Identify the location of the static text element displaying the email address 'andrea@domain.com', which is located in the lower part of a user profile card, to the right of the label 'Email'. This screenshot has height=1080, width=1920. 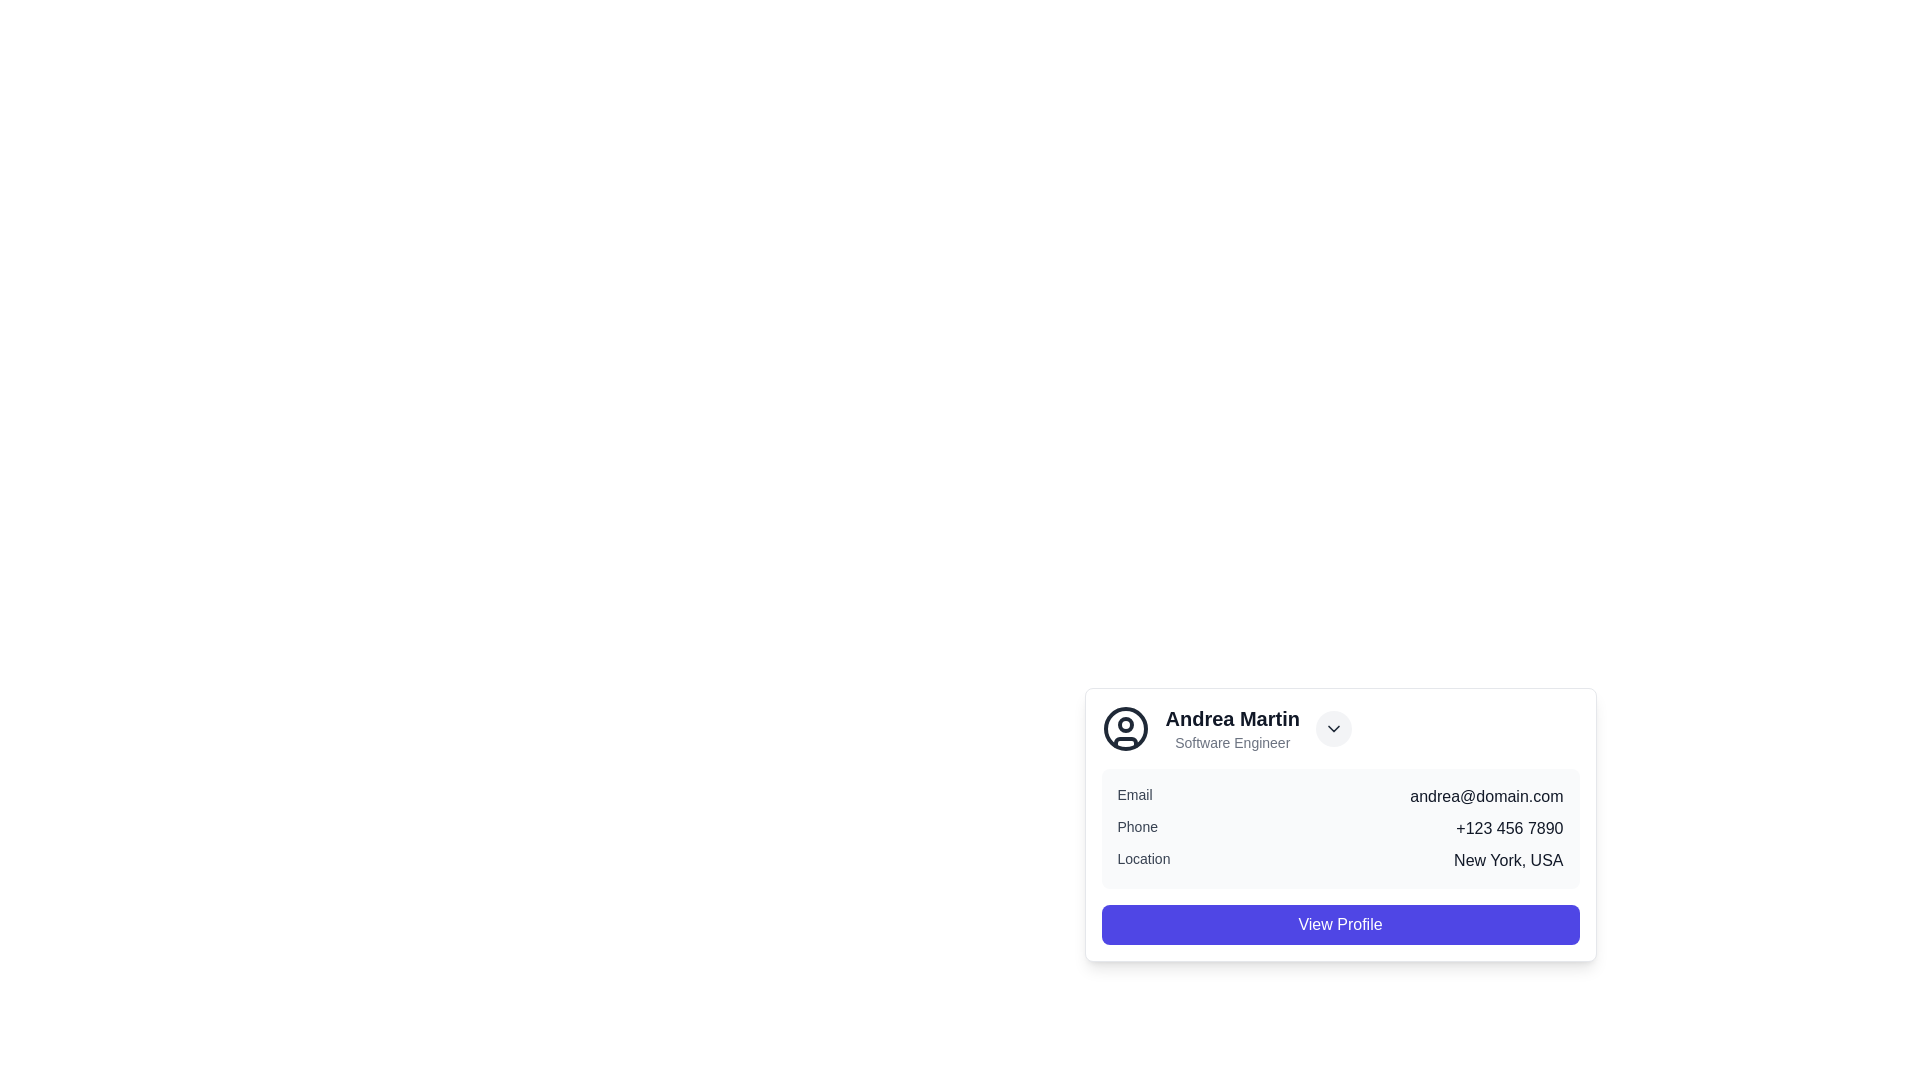
(1486, 796).